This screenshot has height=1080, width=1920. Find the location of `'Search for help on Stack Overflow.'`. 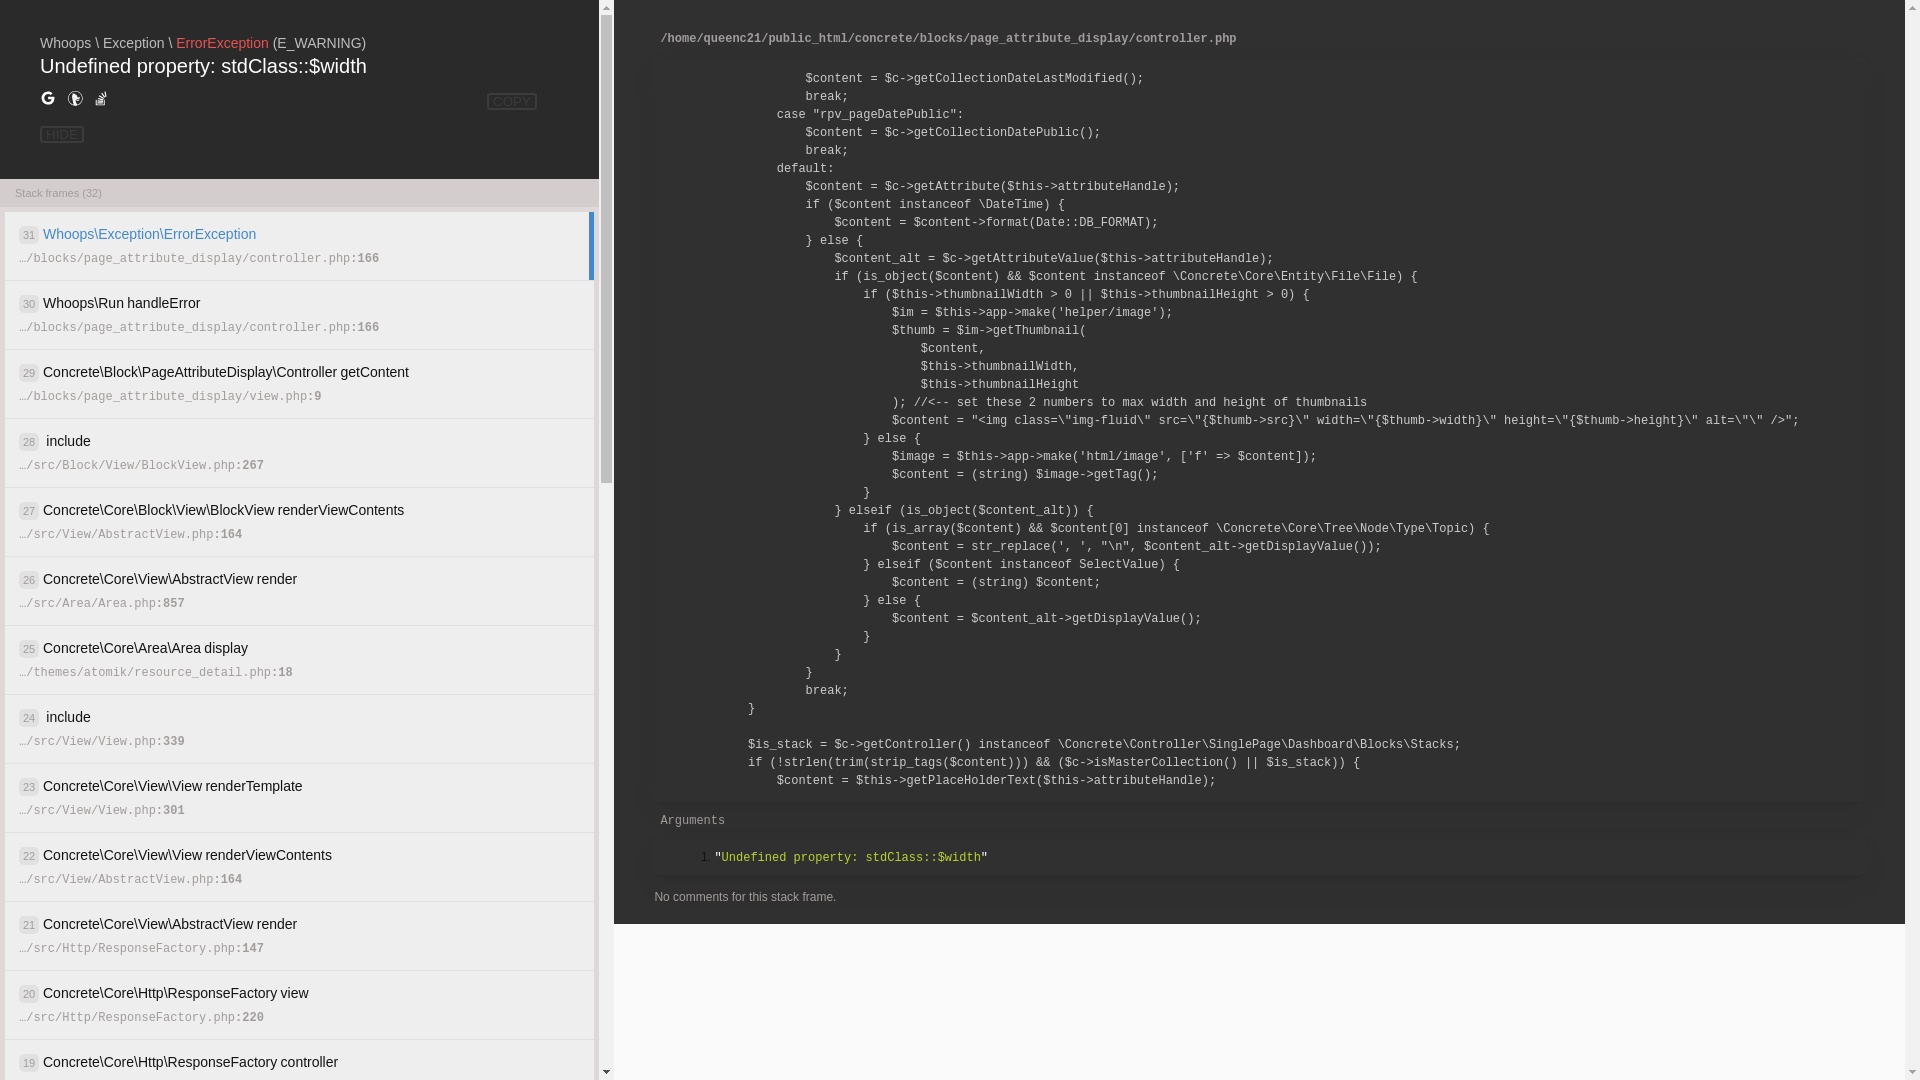

'Search for help on Stack Overflow.' is located at coordinates (99, 99).